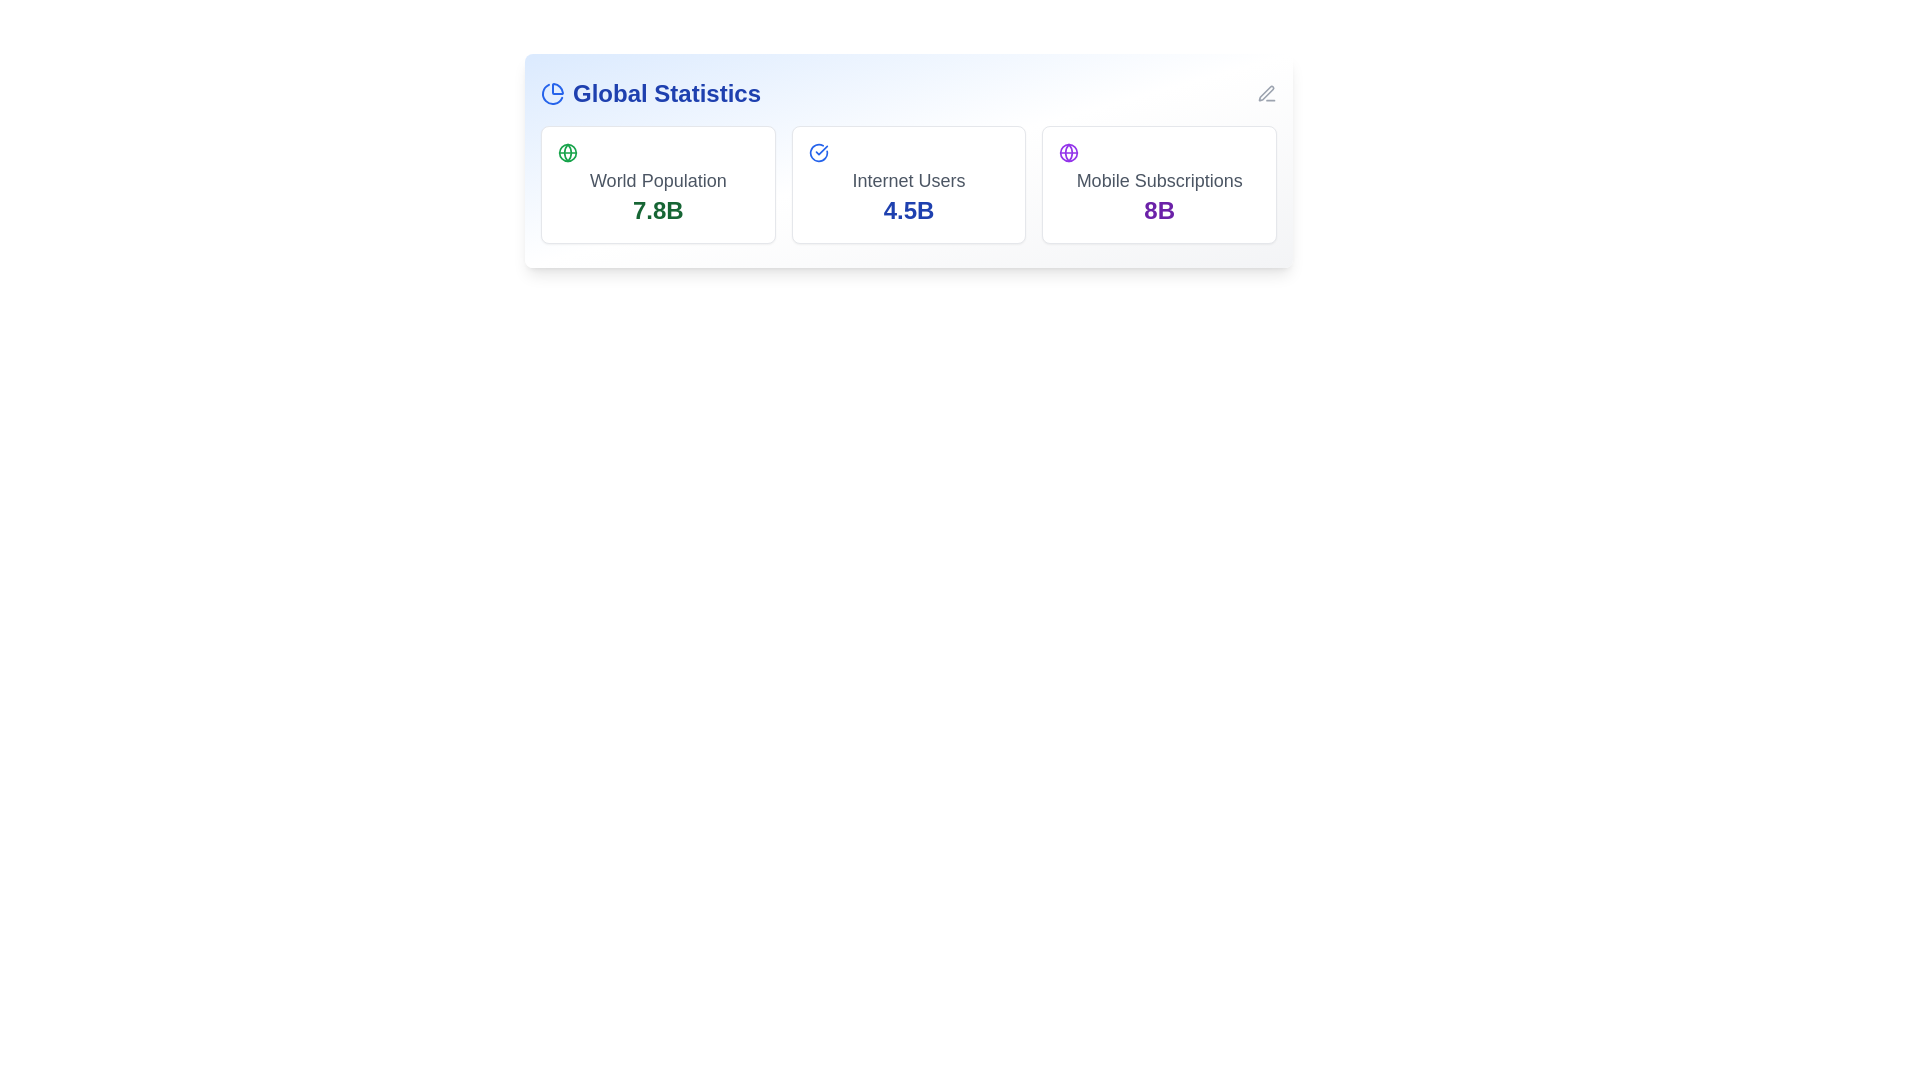 Image resolution: width=1920 pixels, height=1080 pixels. What do you see at coordinates (651, 93) in the screenshot?
I see `the 'Global Statistics' label, which is a bold blue text next to a blue pie chart icon, for navigation` at bounding box center [651, 93].